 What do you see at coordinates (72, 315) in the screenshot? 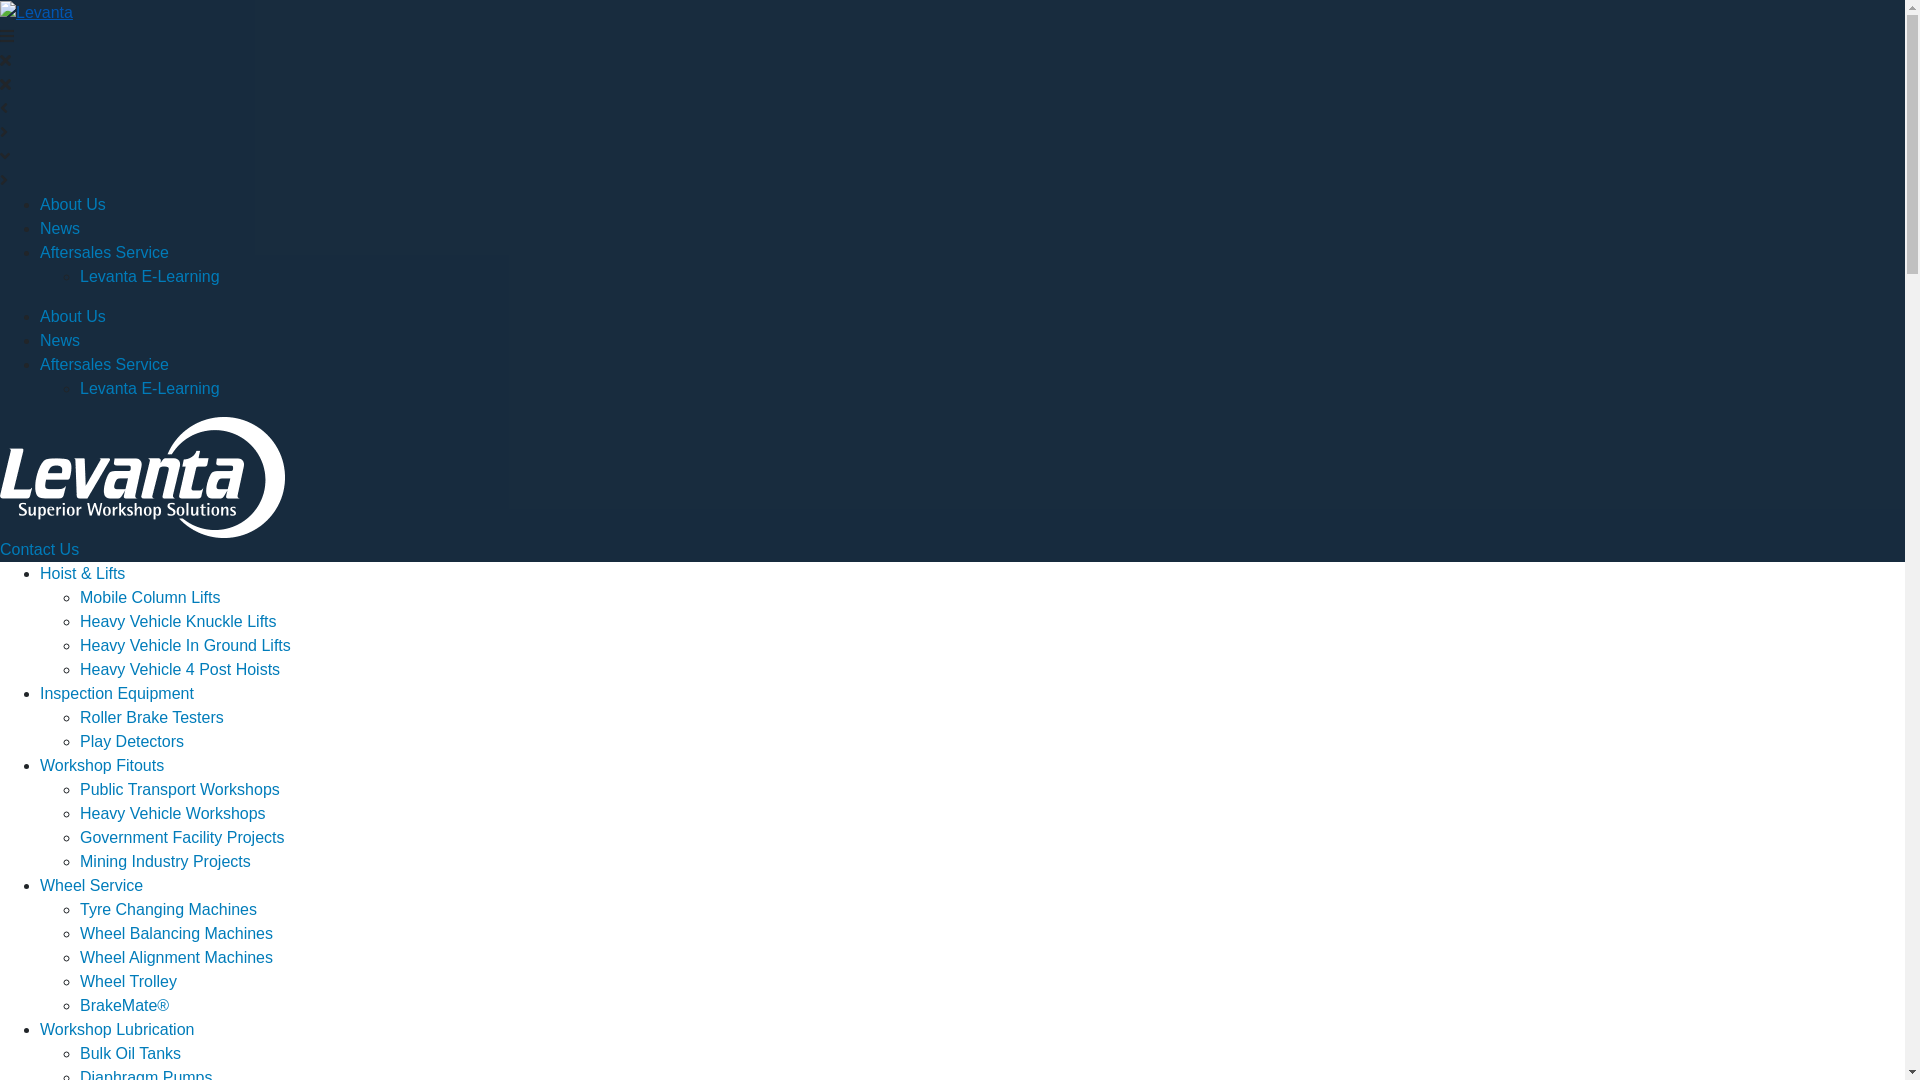
I see `'About Us'` at bounding box center [72, 315].